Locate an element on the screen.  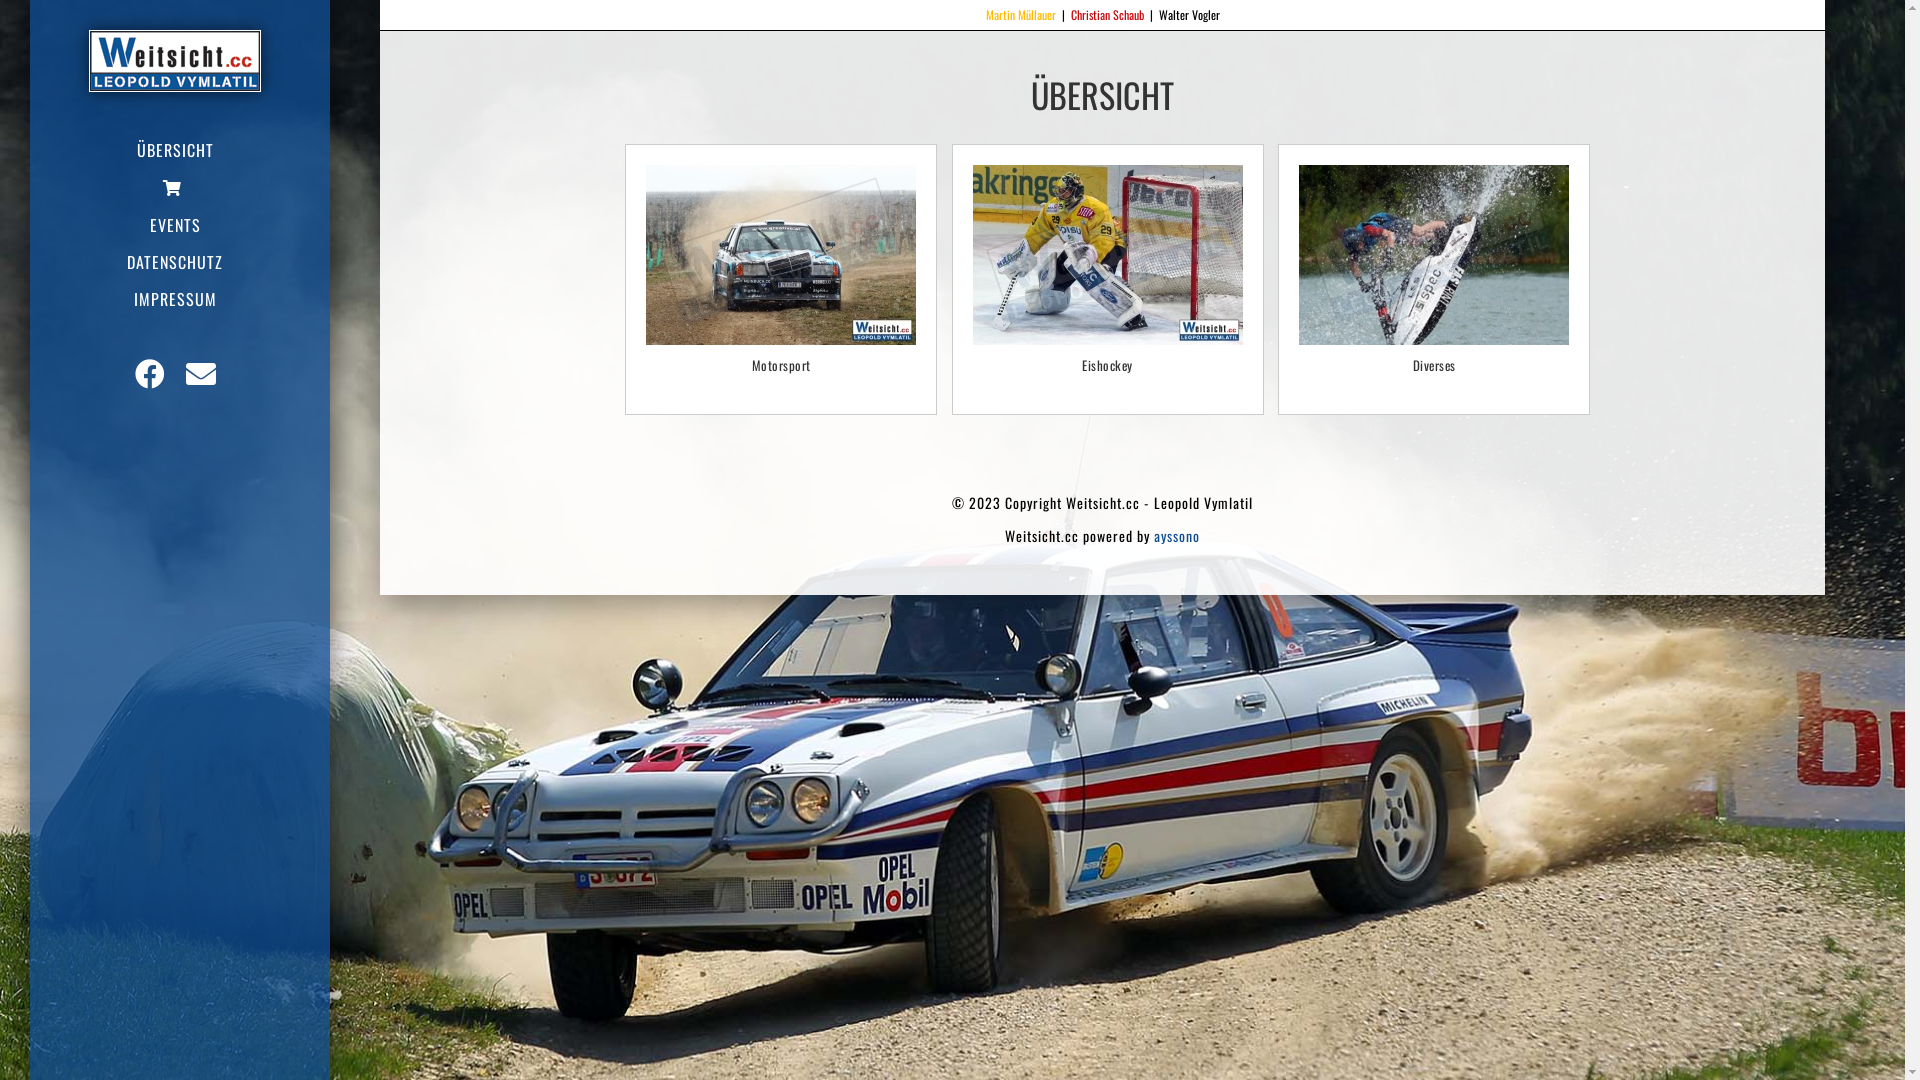
'IMPRESSUM' is located at coordinates (180, 299).